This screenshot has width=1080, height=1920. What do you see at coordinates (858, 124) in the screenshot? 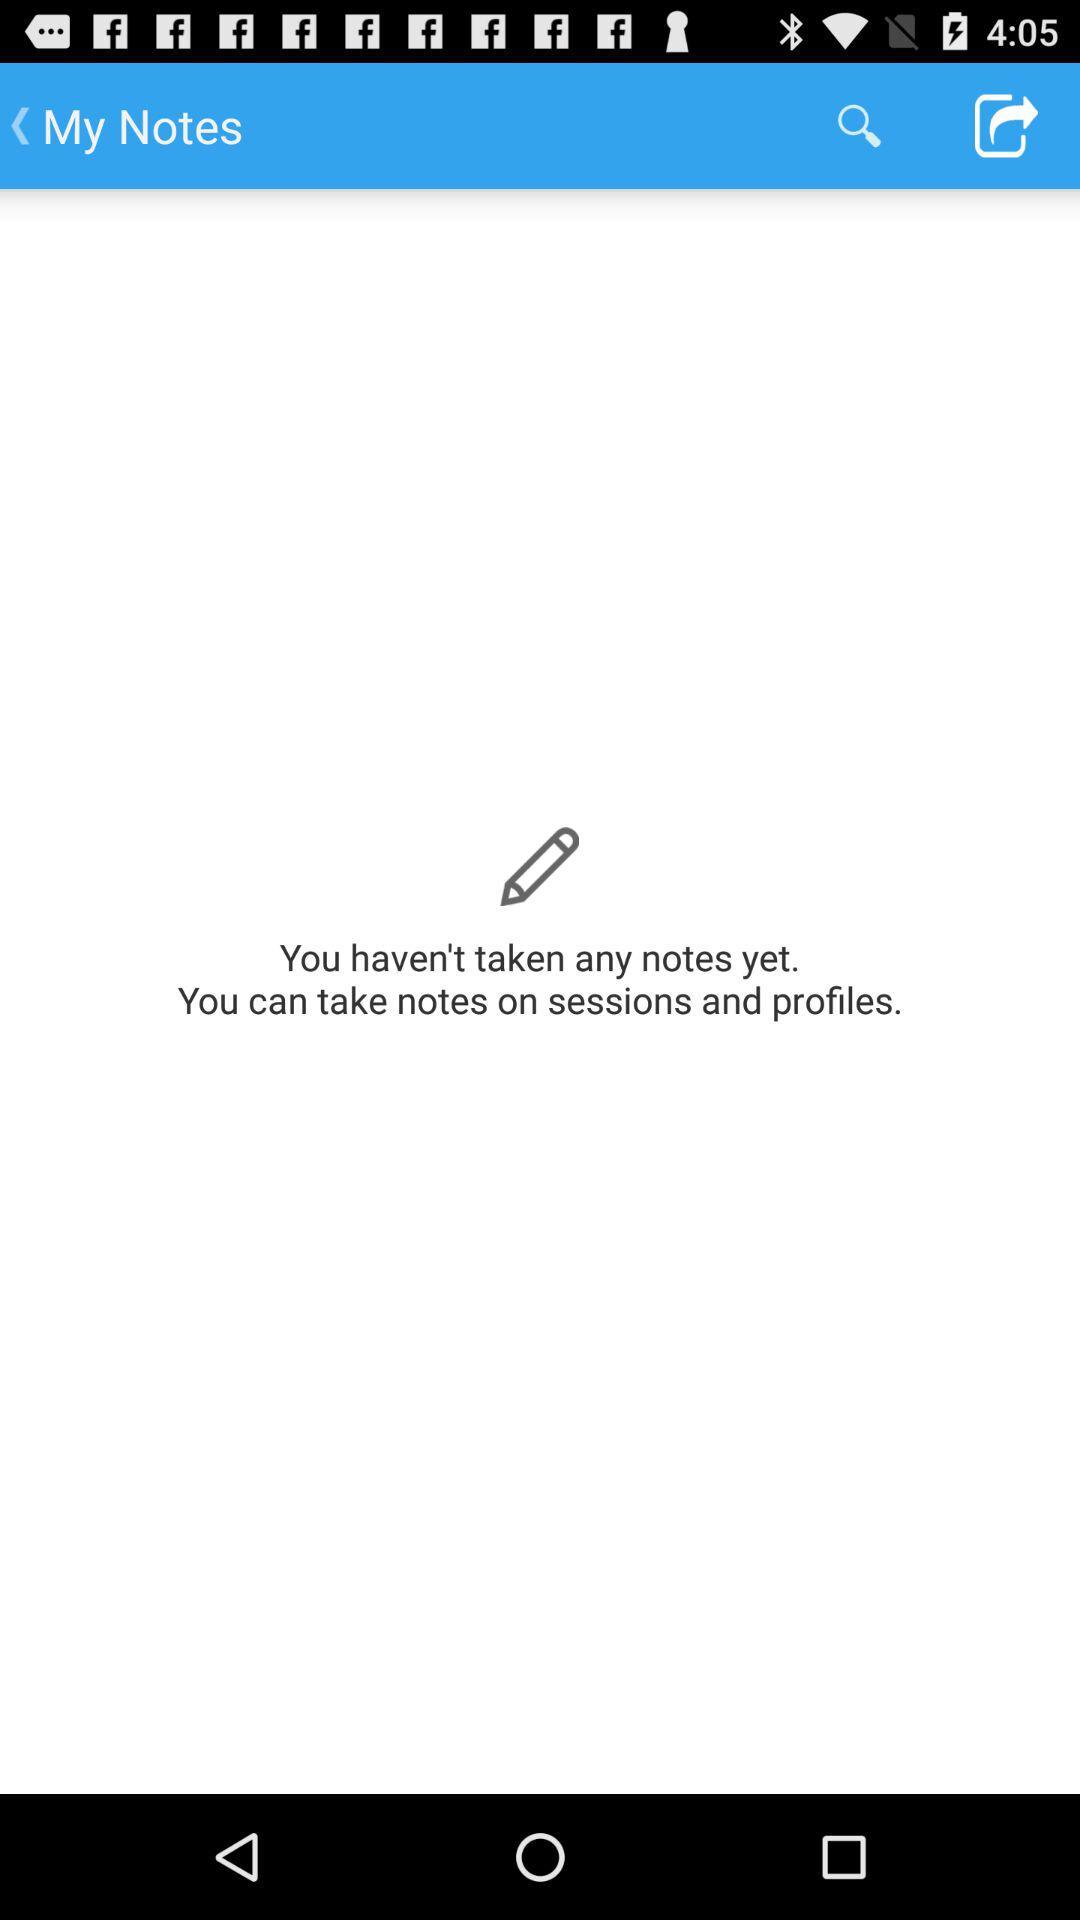
I see `the item next to the my notes icon` at bounding box center [858, 124].